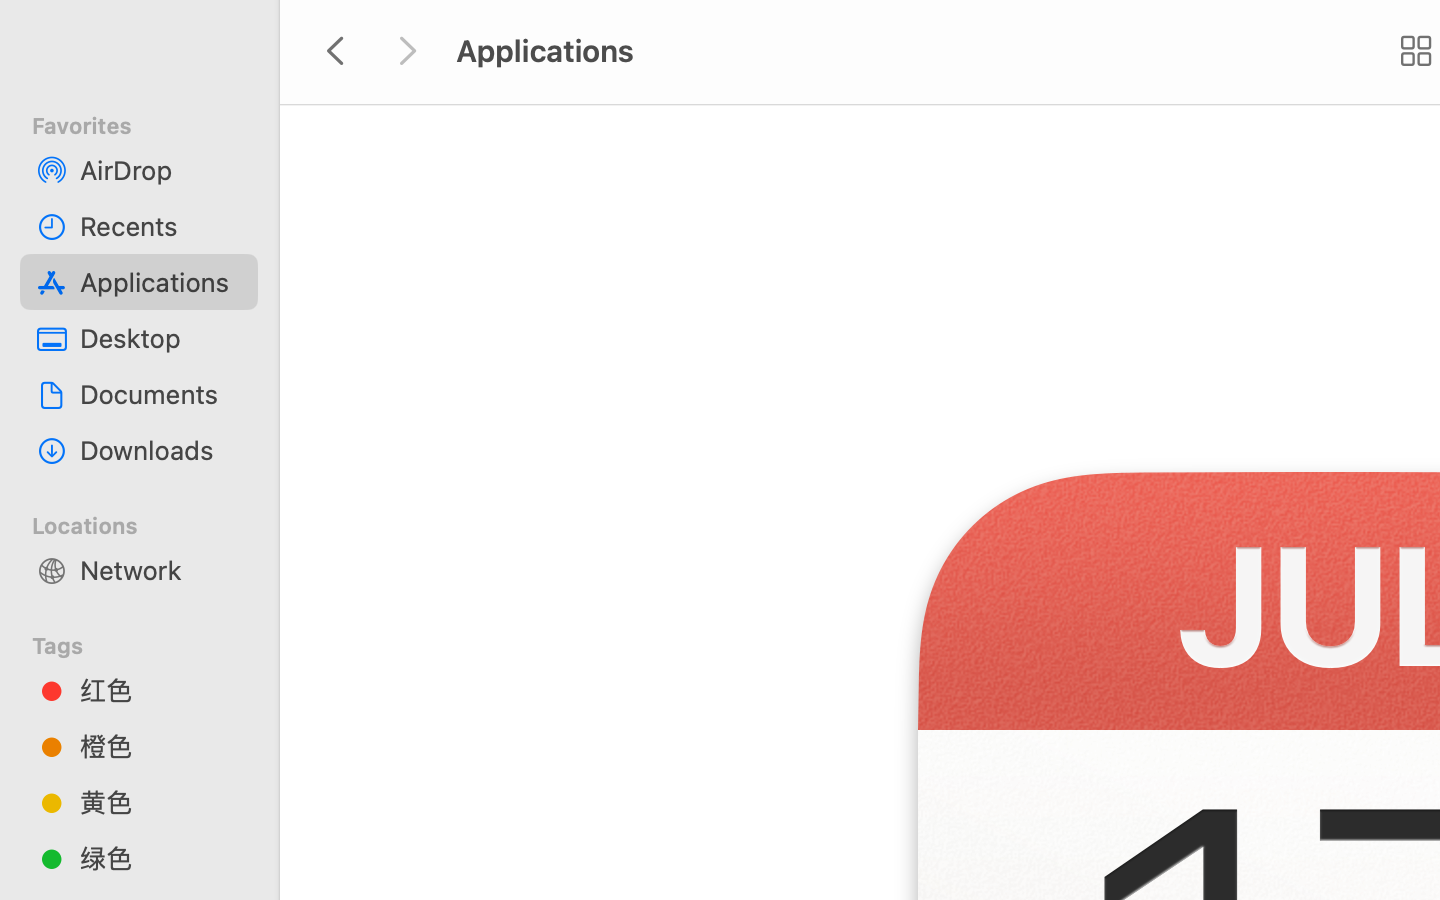  What do you see at coordinates (150, 521) in the screenshot?
I see `'Locations'` at bounding box center [150, 521].